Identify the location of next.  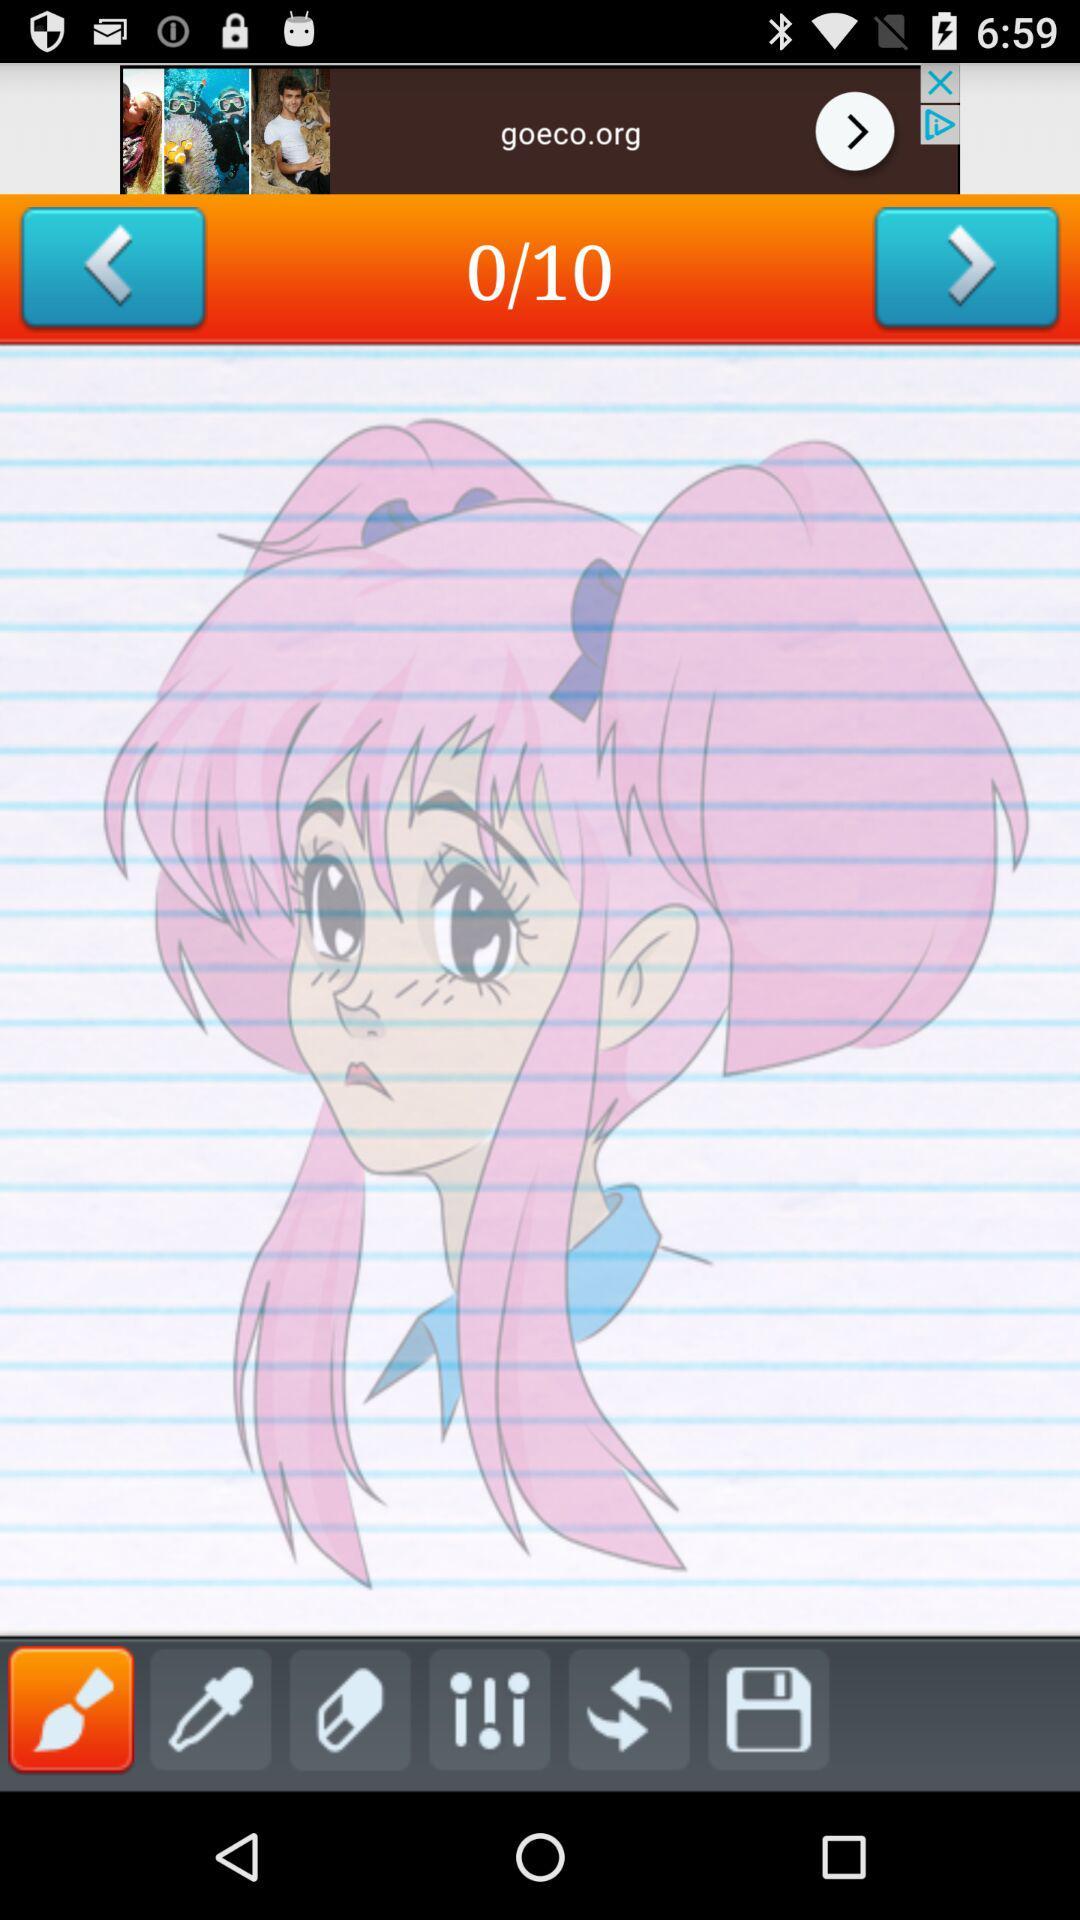
(965, 268).